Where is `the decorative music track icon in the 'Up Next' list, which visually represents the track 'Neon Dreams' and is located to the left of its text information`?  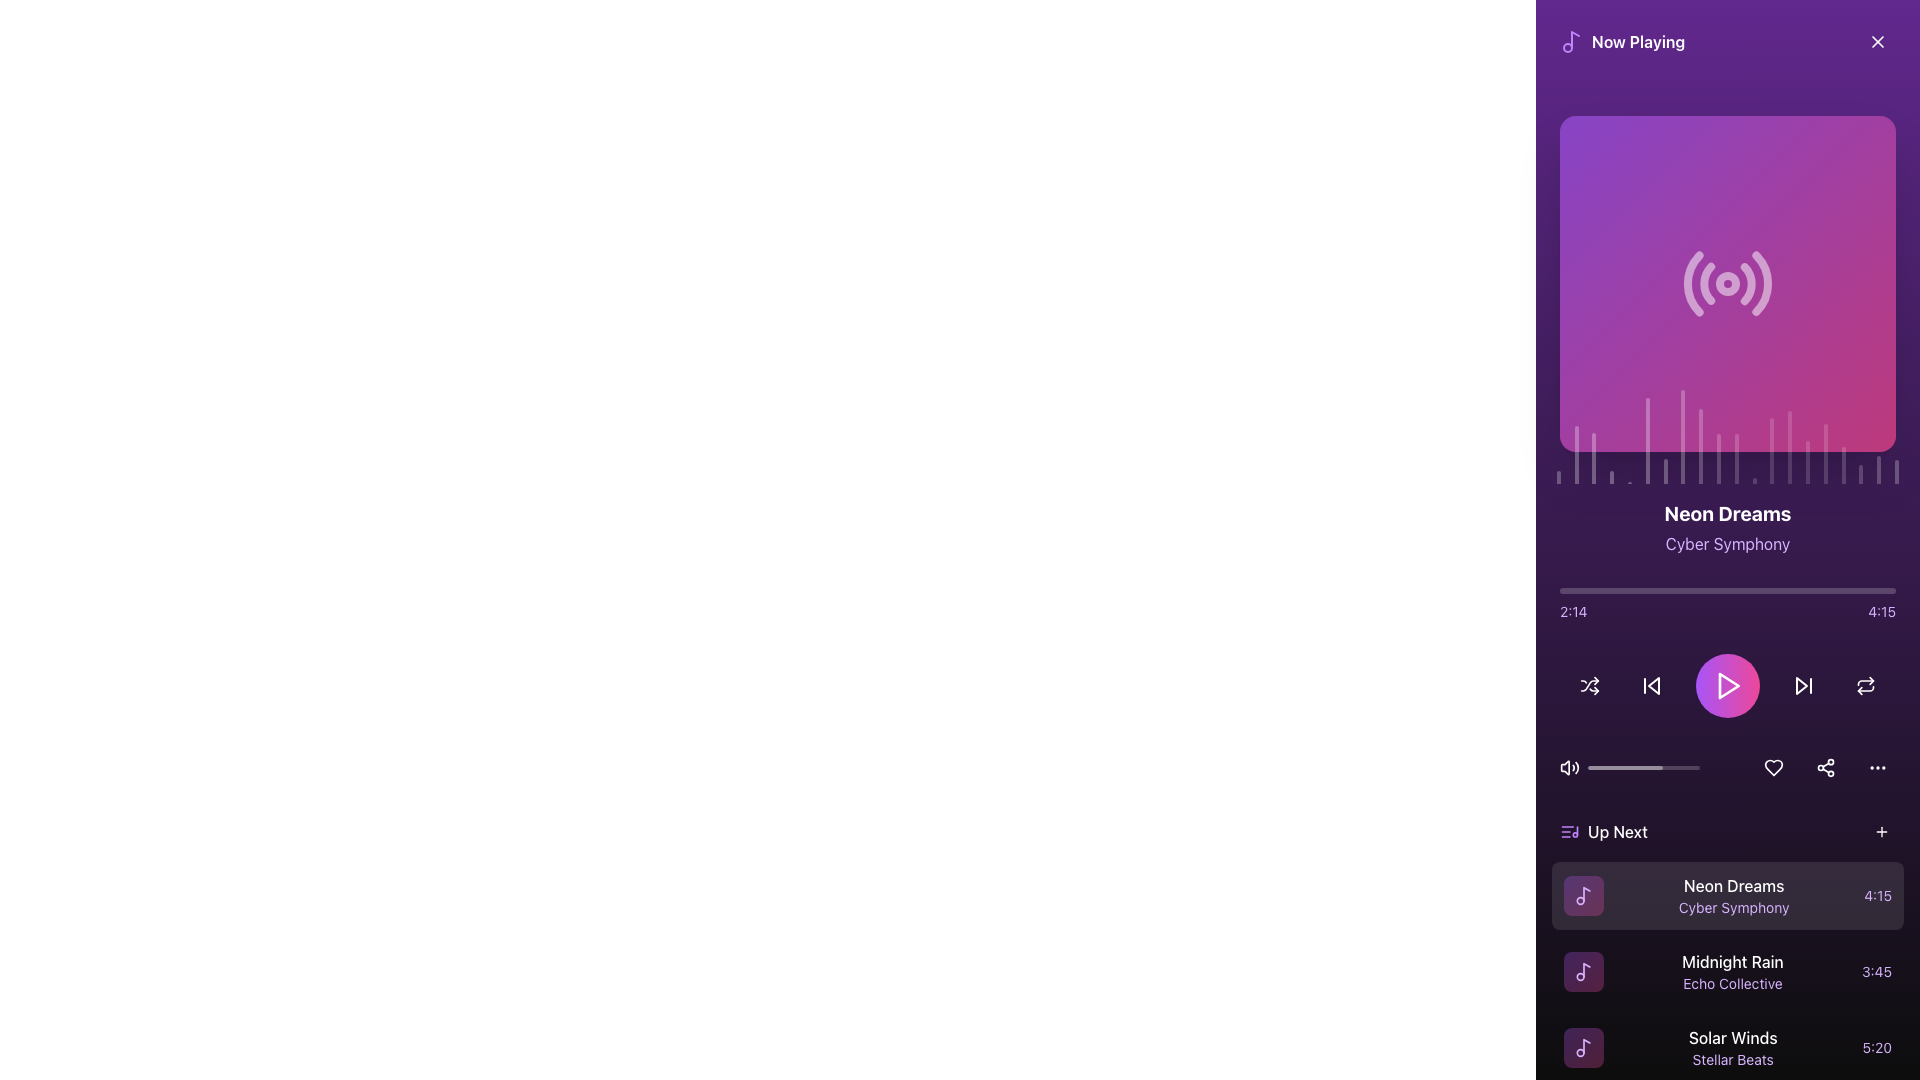
the decorative music track icon in the 'Up Next' list, which visually represents the track 'Neon Dreams' and is located to the left of its text information is located at coordinates (1583, 894).